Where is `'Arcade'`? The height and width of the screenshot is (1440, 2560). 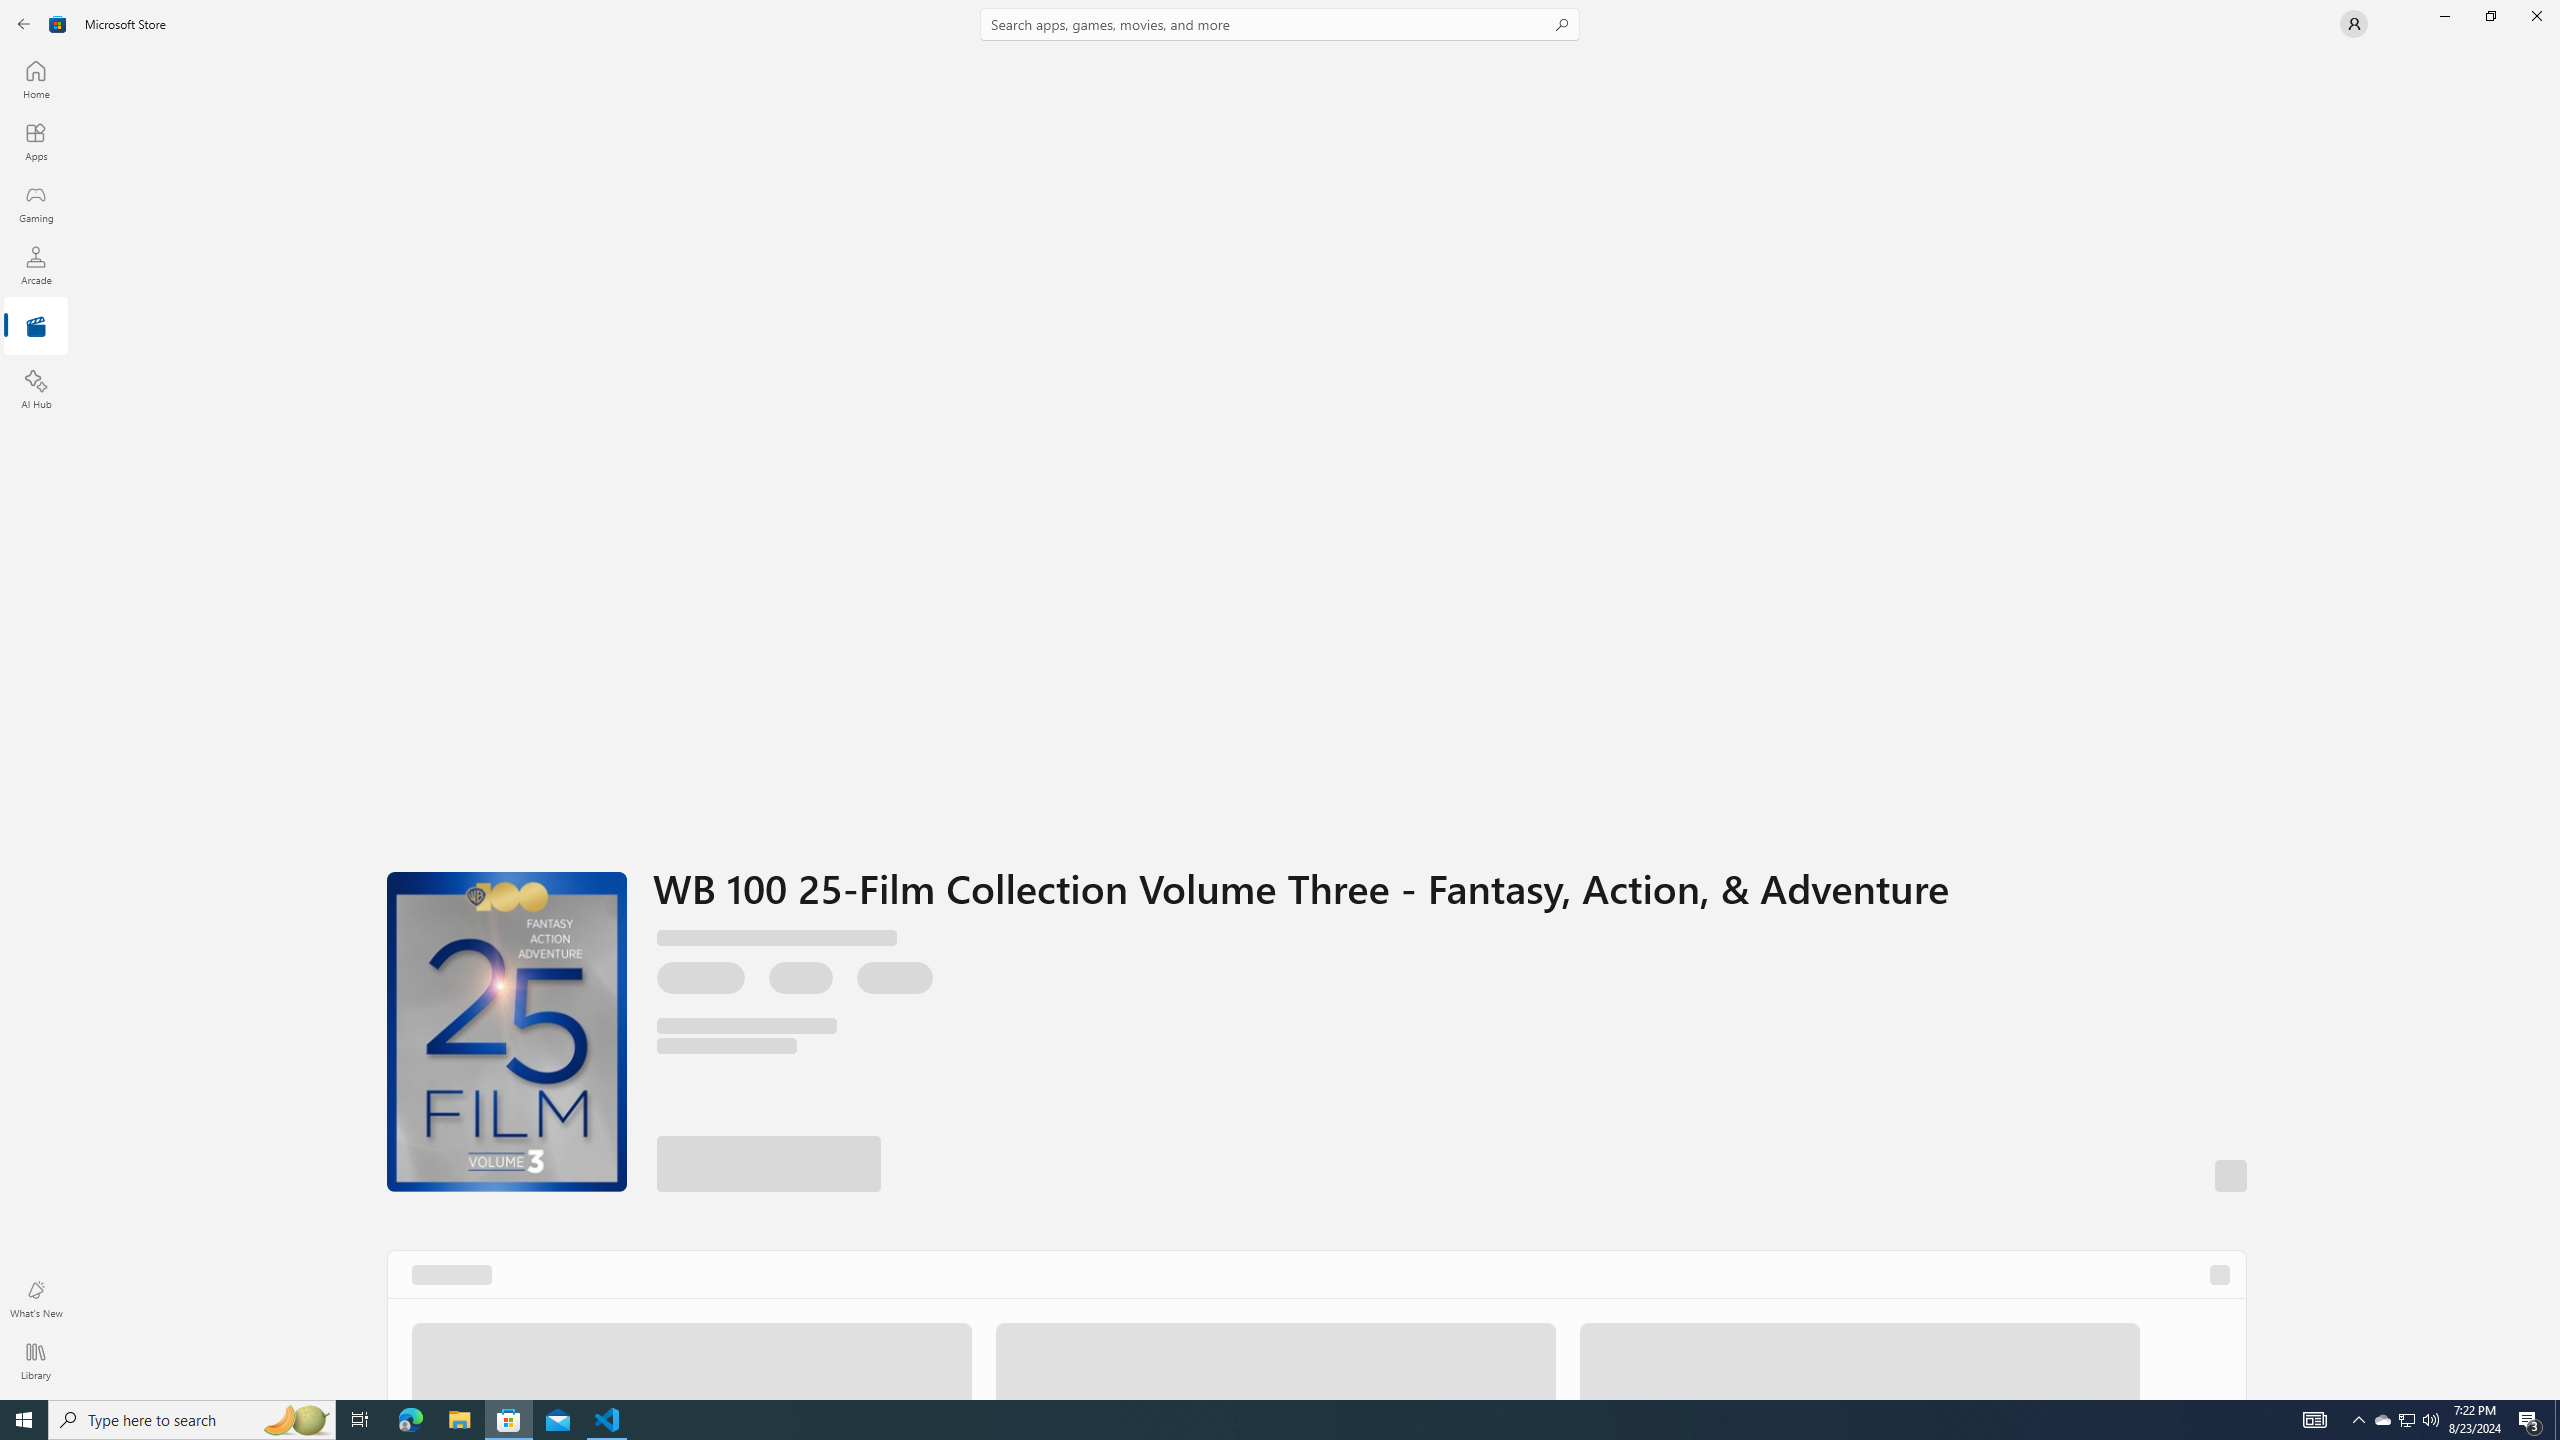 'Arcade' is located at coordinates (34, 264).